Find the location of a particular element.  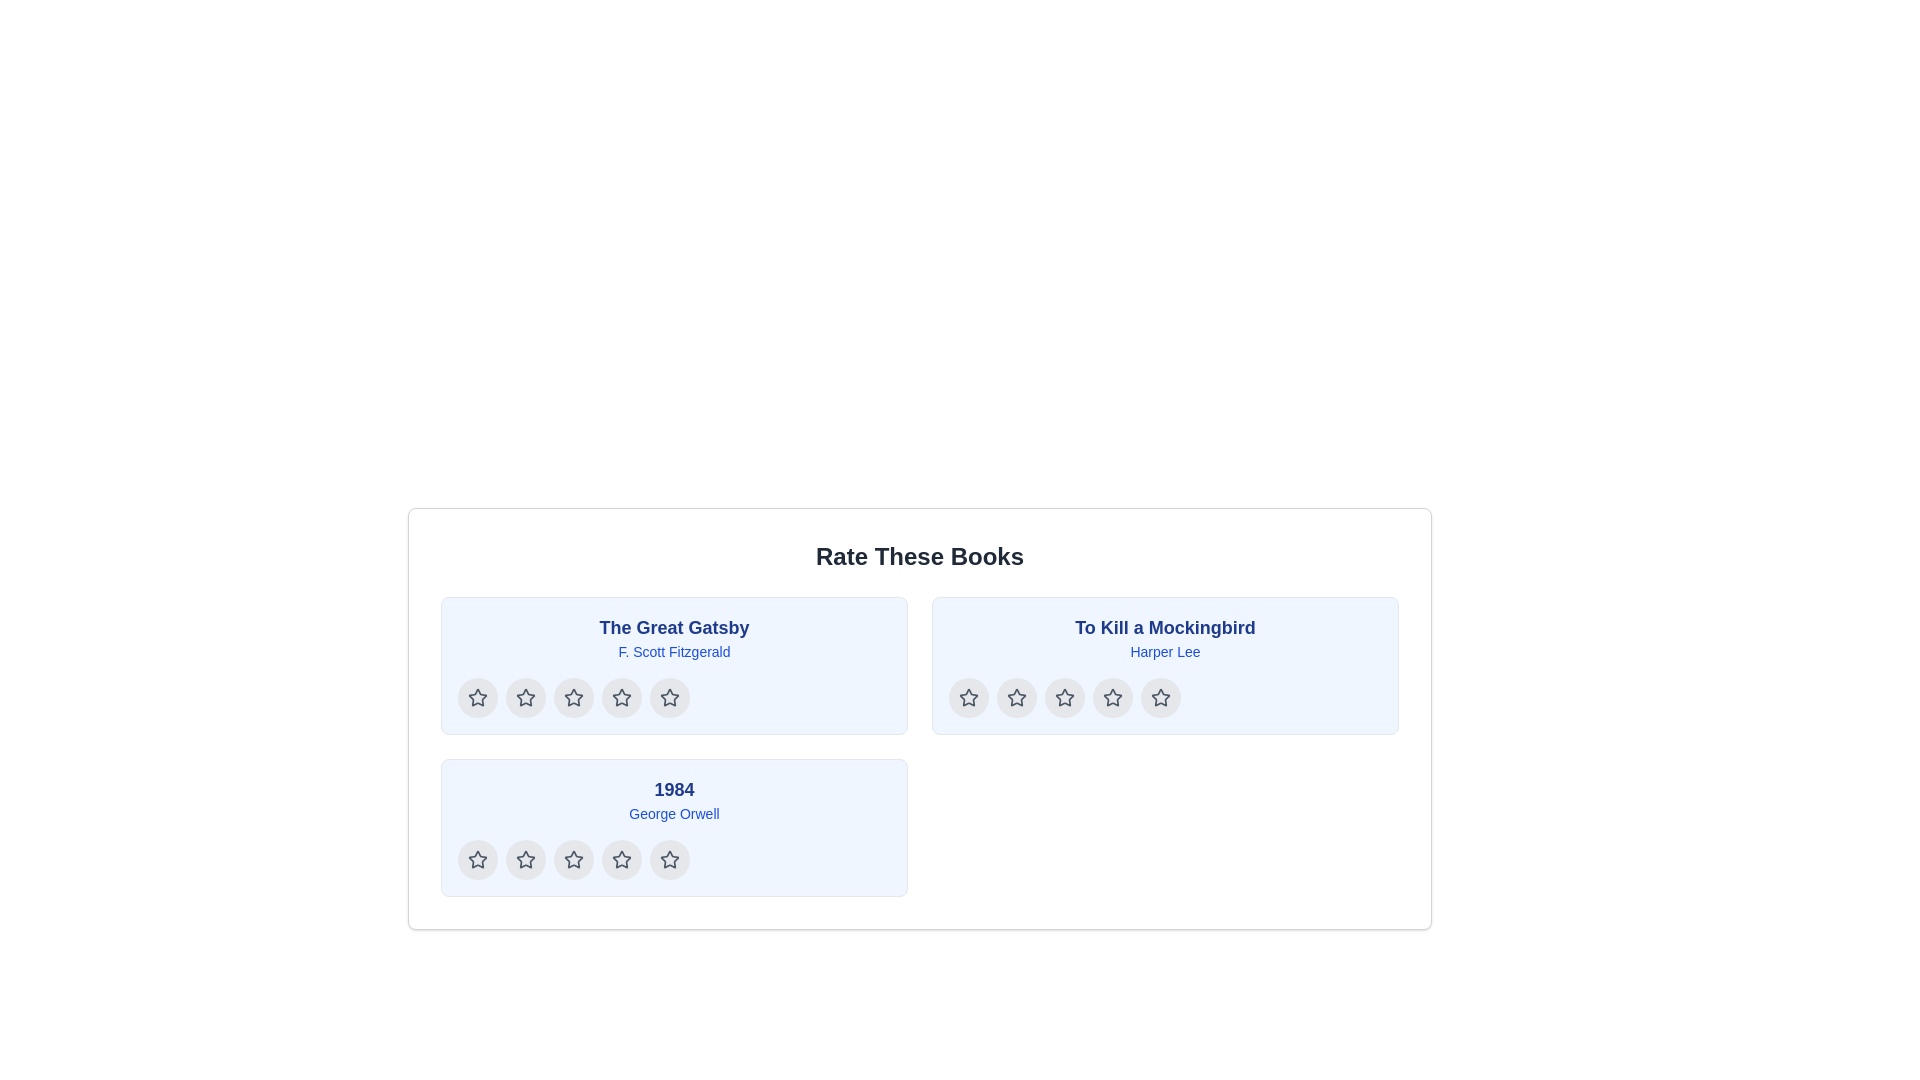

the text label displaying the title '1984' by George Orwell, which is the second book card in the sequence, located below 'The Great Gatsby' is located at coordinates (674, 798).